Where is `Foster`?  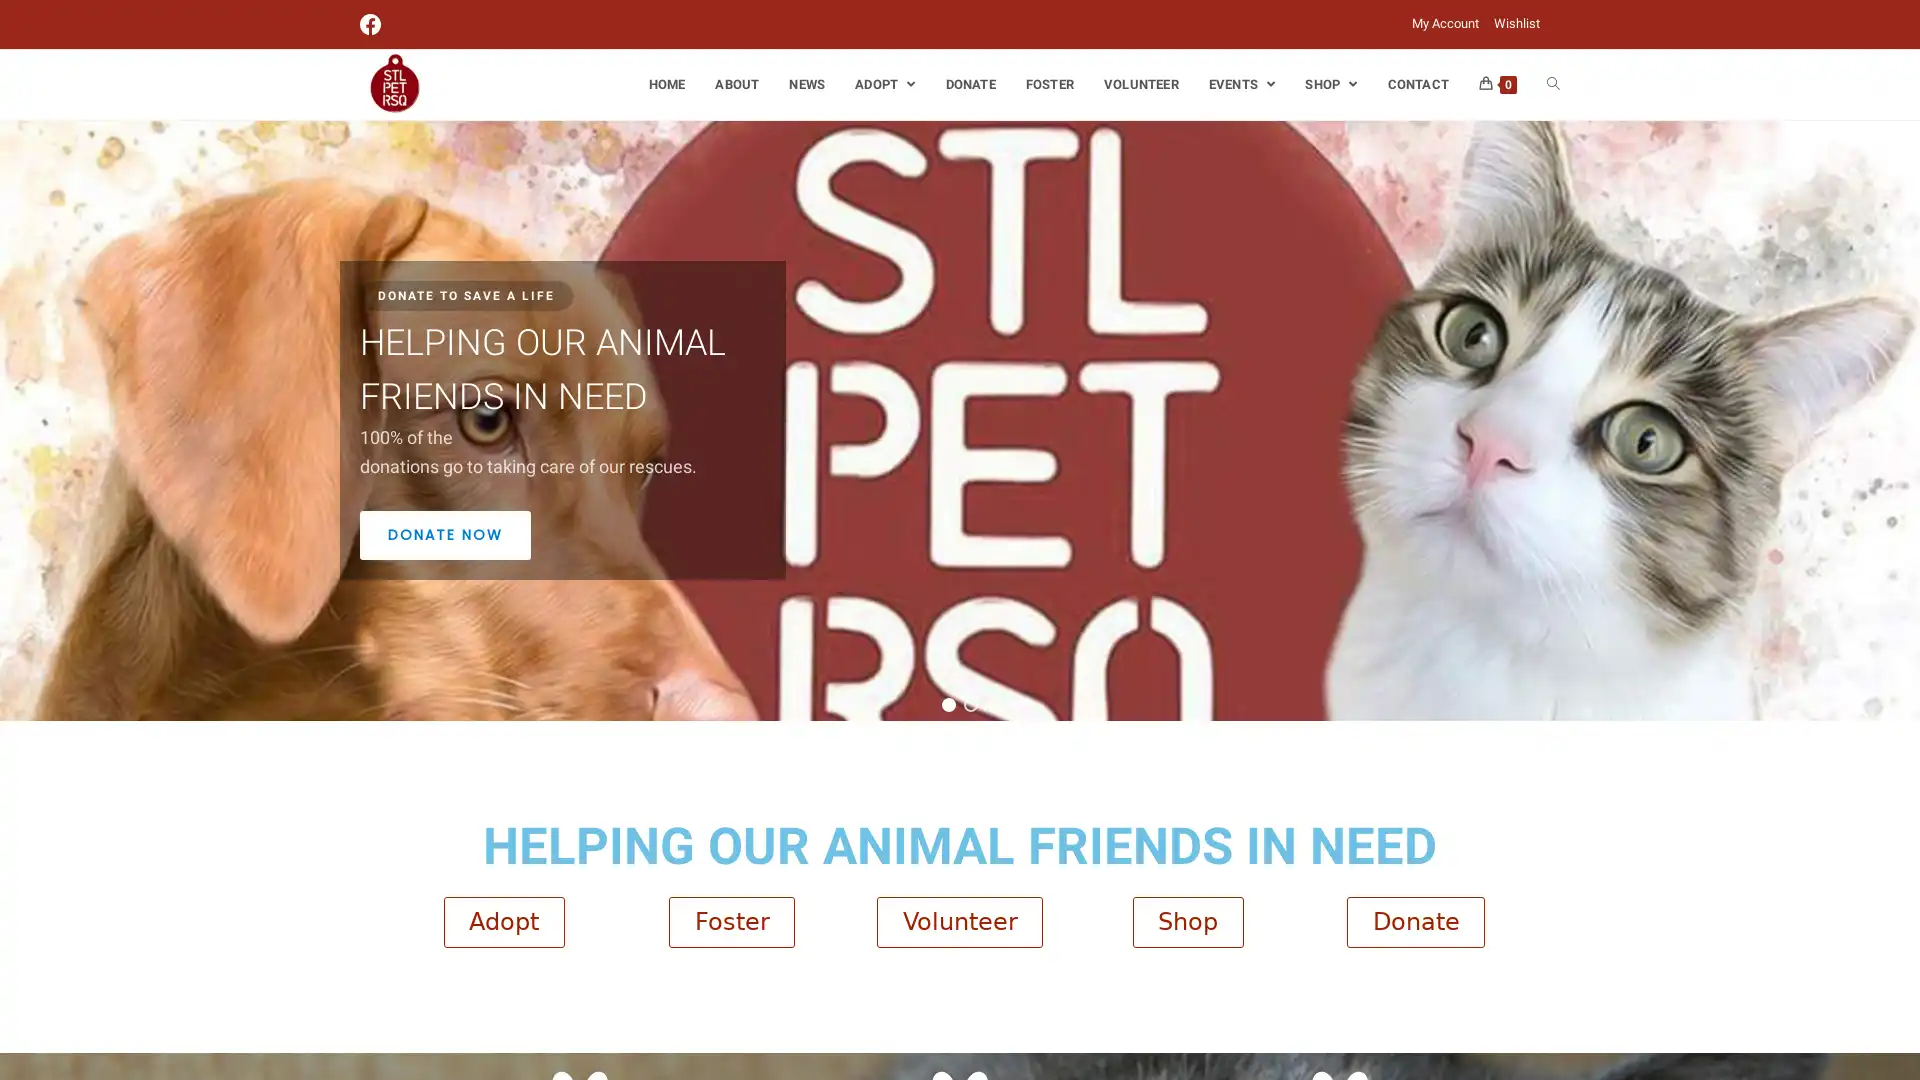 Foster is located at coordinates (730, 921).